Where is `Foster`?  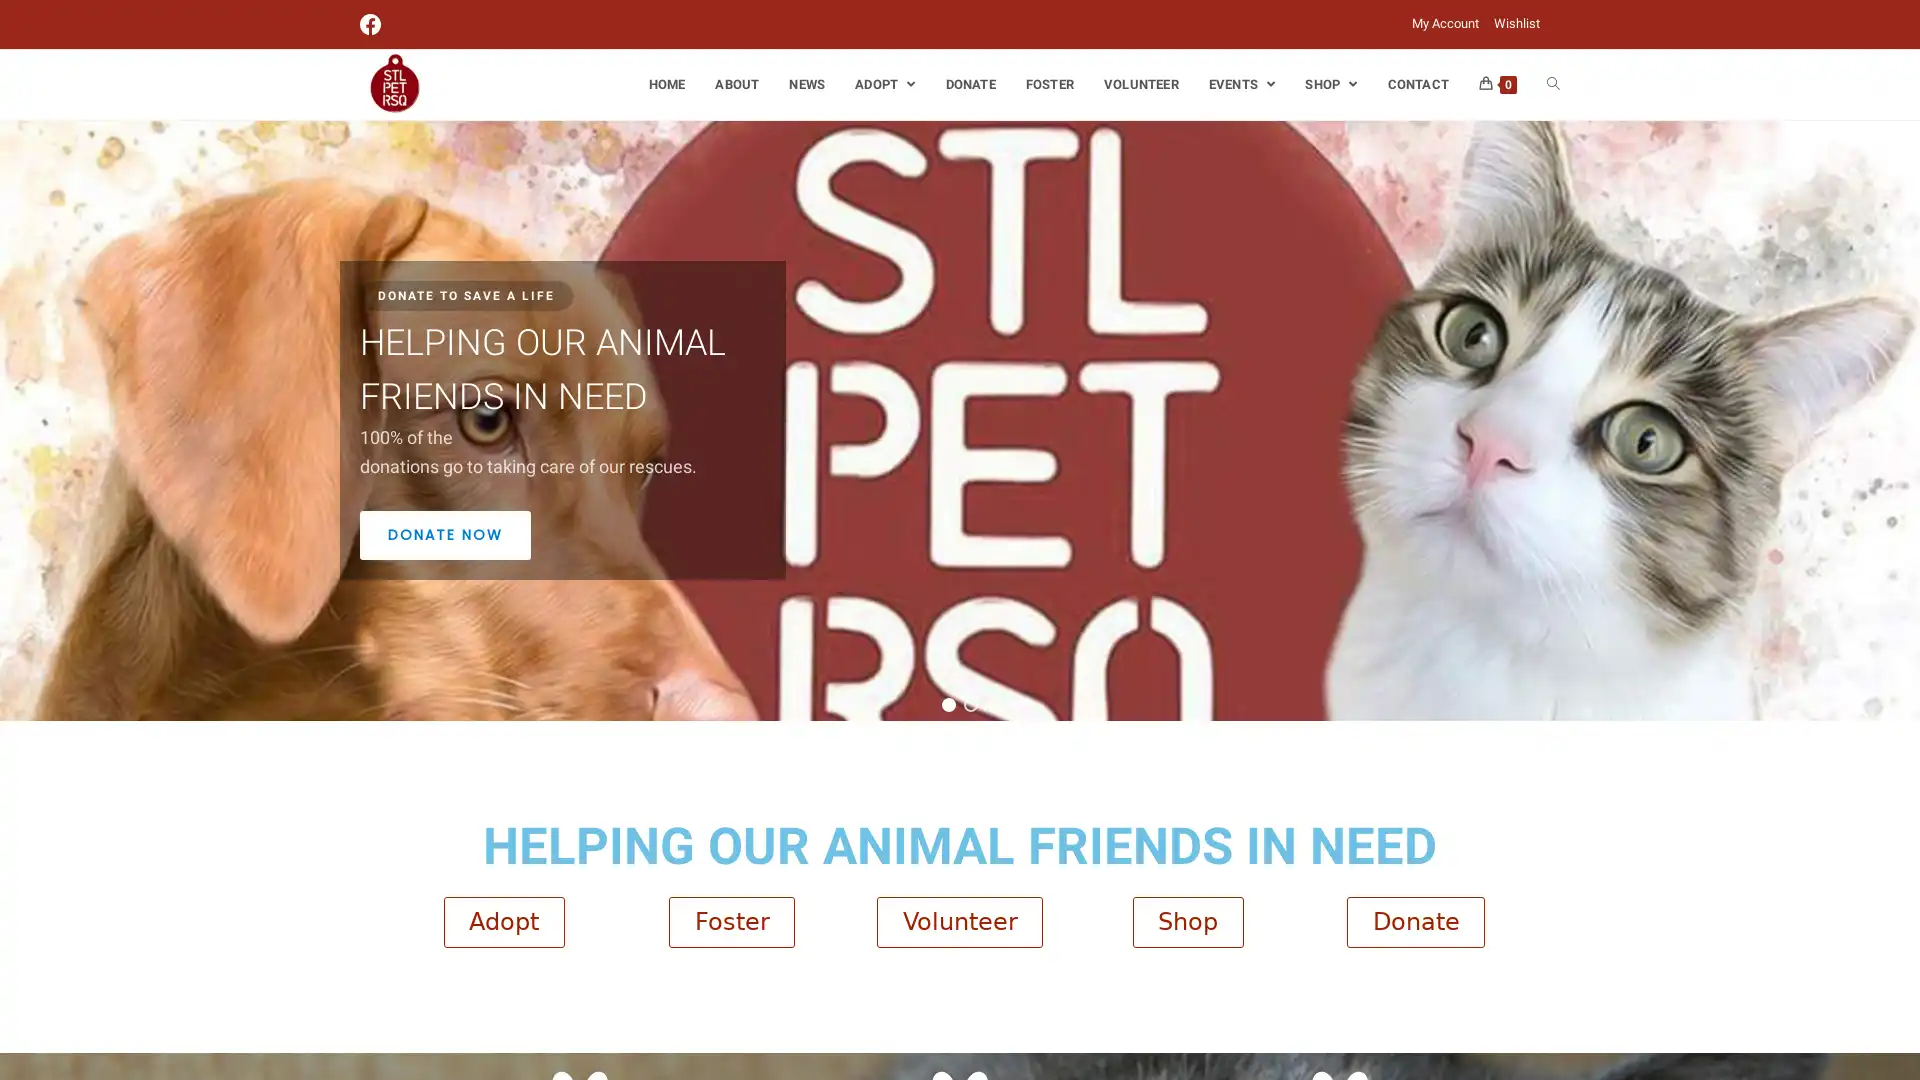 Foster is located at coordinates (730, 921).